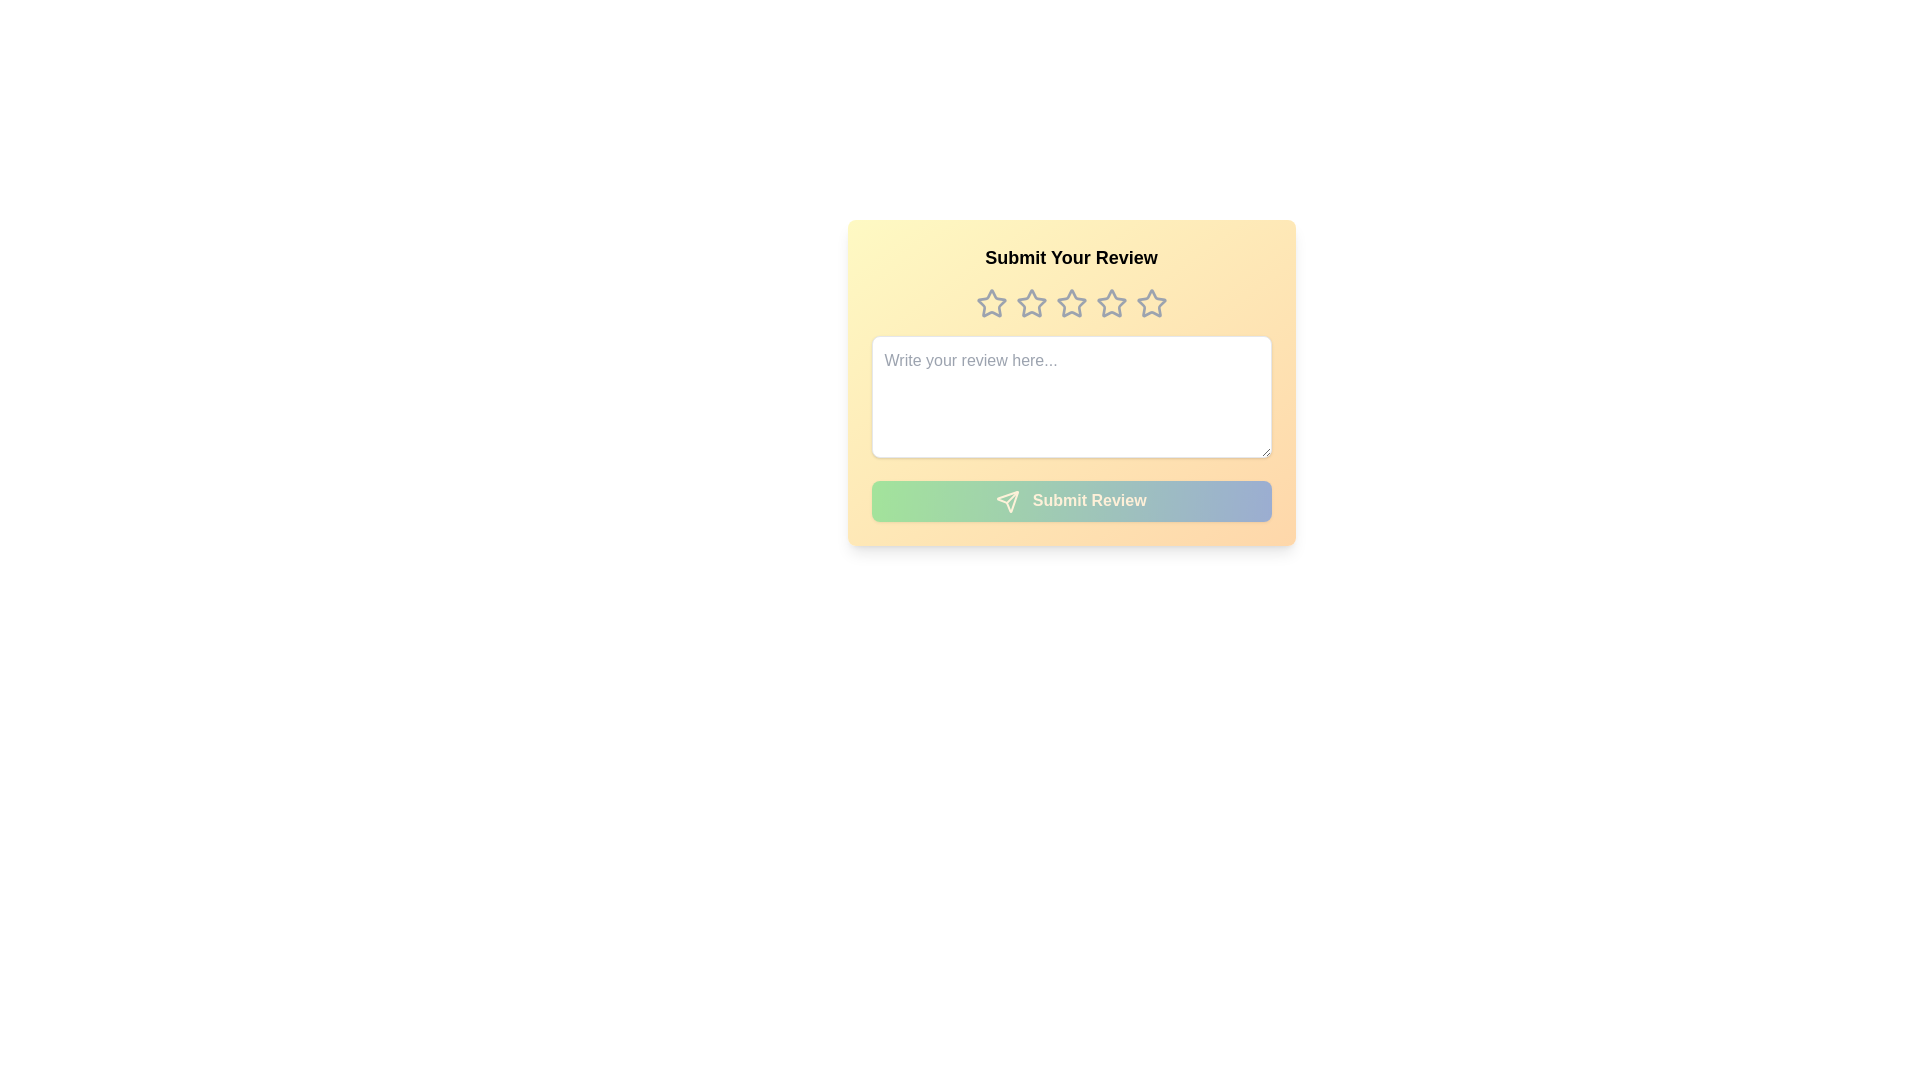 The width and height of the screenshot is (1920, 1080). Describe the element at coordinates (1008, 500) in the screenshot. I see `the 'Submit Review' button which contains the graphical icon indicating submission of review content` at that location.